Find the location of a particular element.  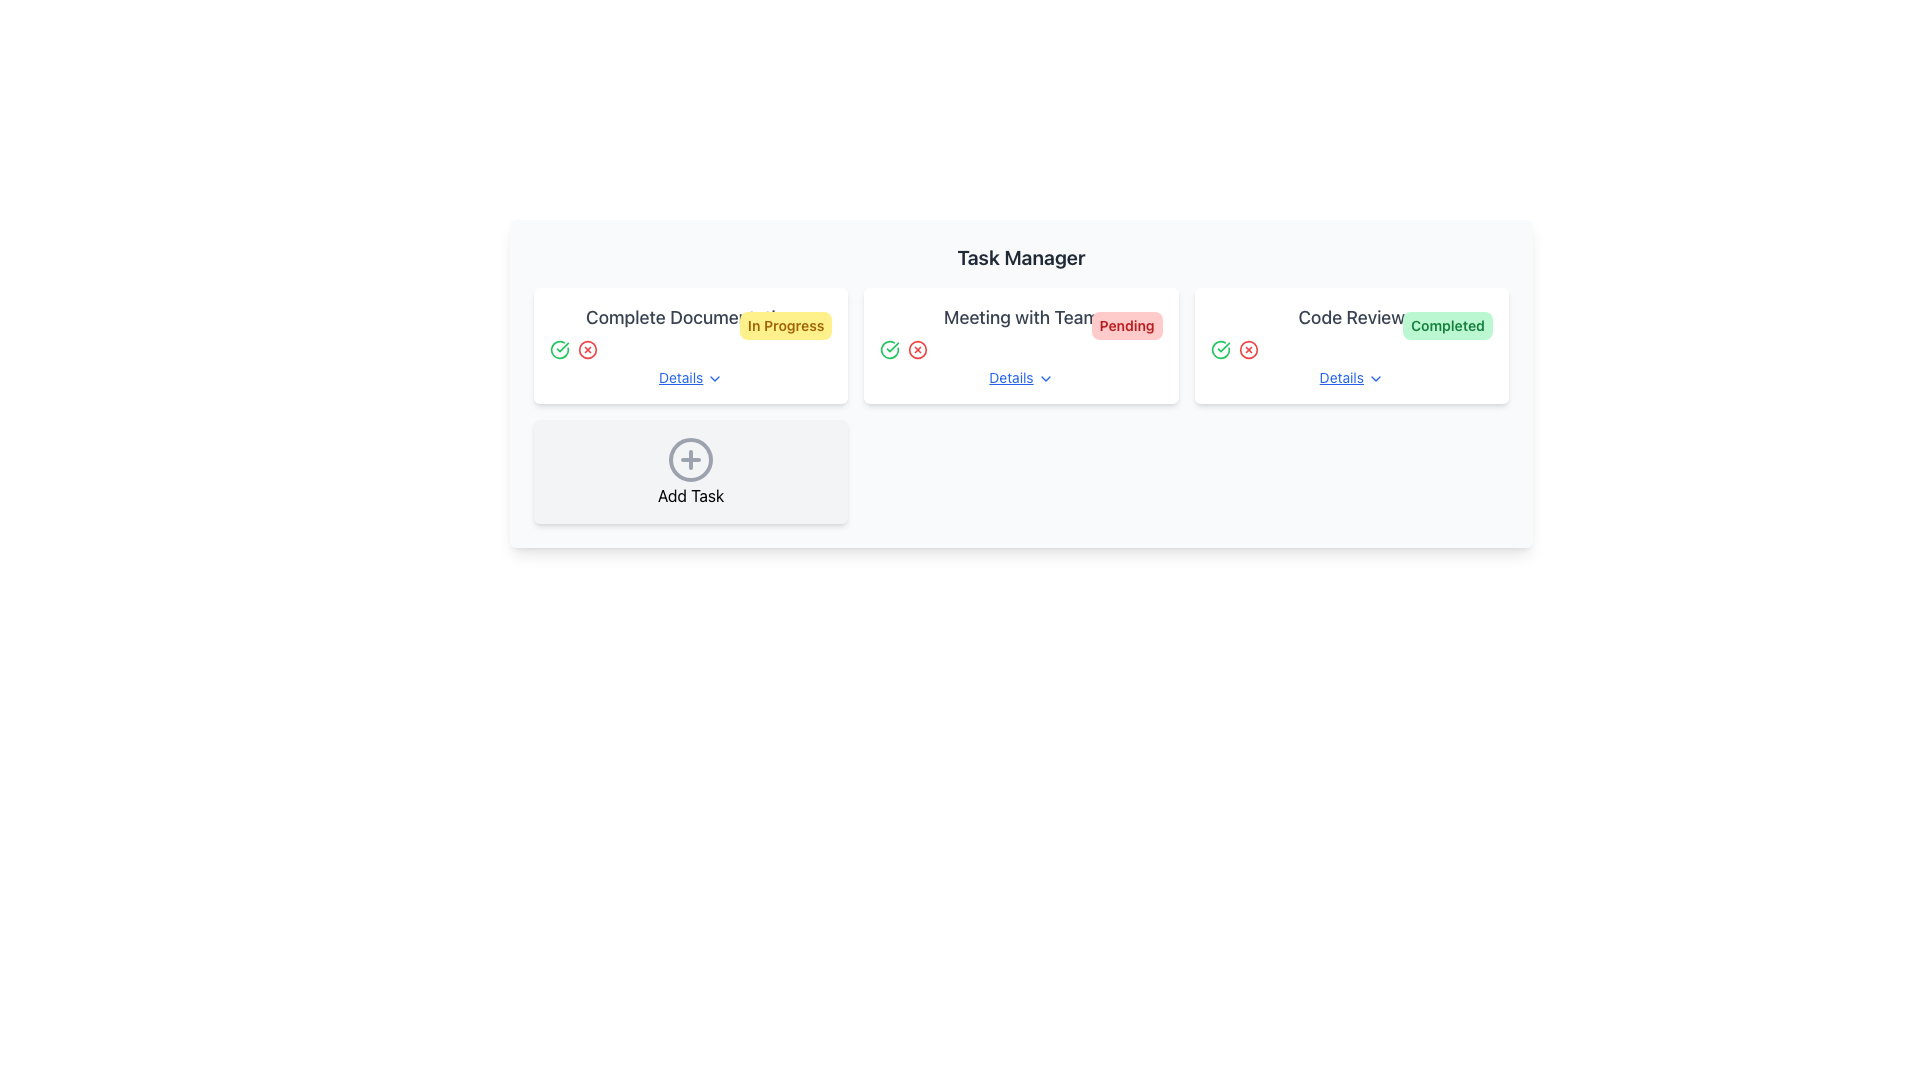

the text label element labeled 'Meeting with Team' which is styled with a large font size and light gray color, positioned at the top of the middle task card in the user interface is located at coordinates (1021, 316).